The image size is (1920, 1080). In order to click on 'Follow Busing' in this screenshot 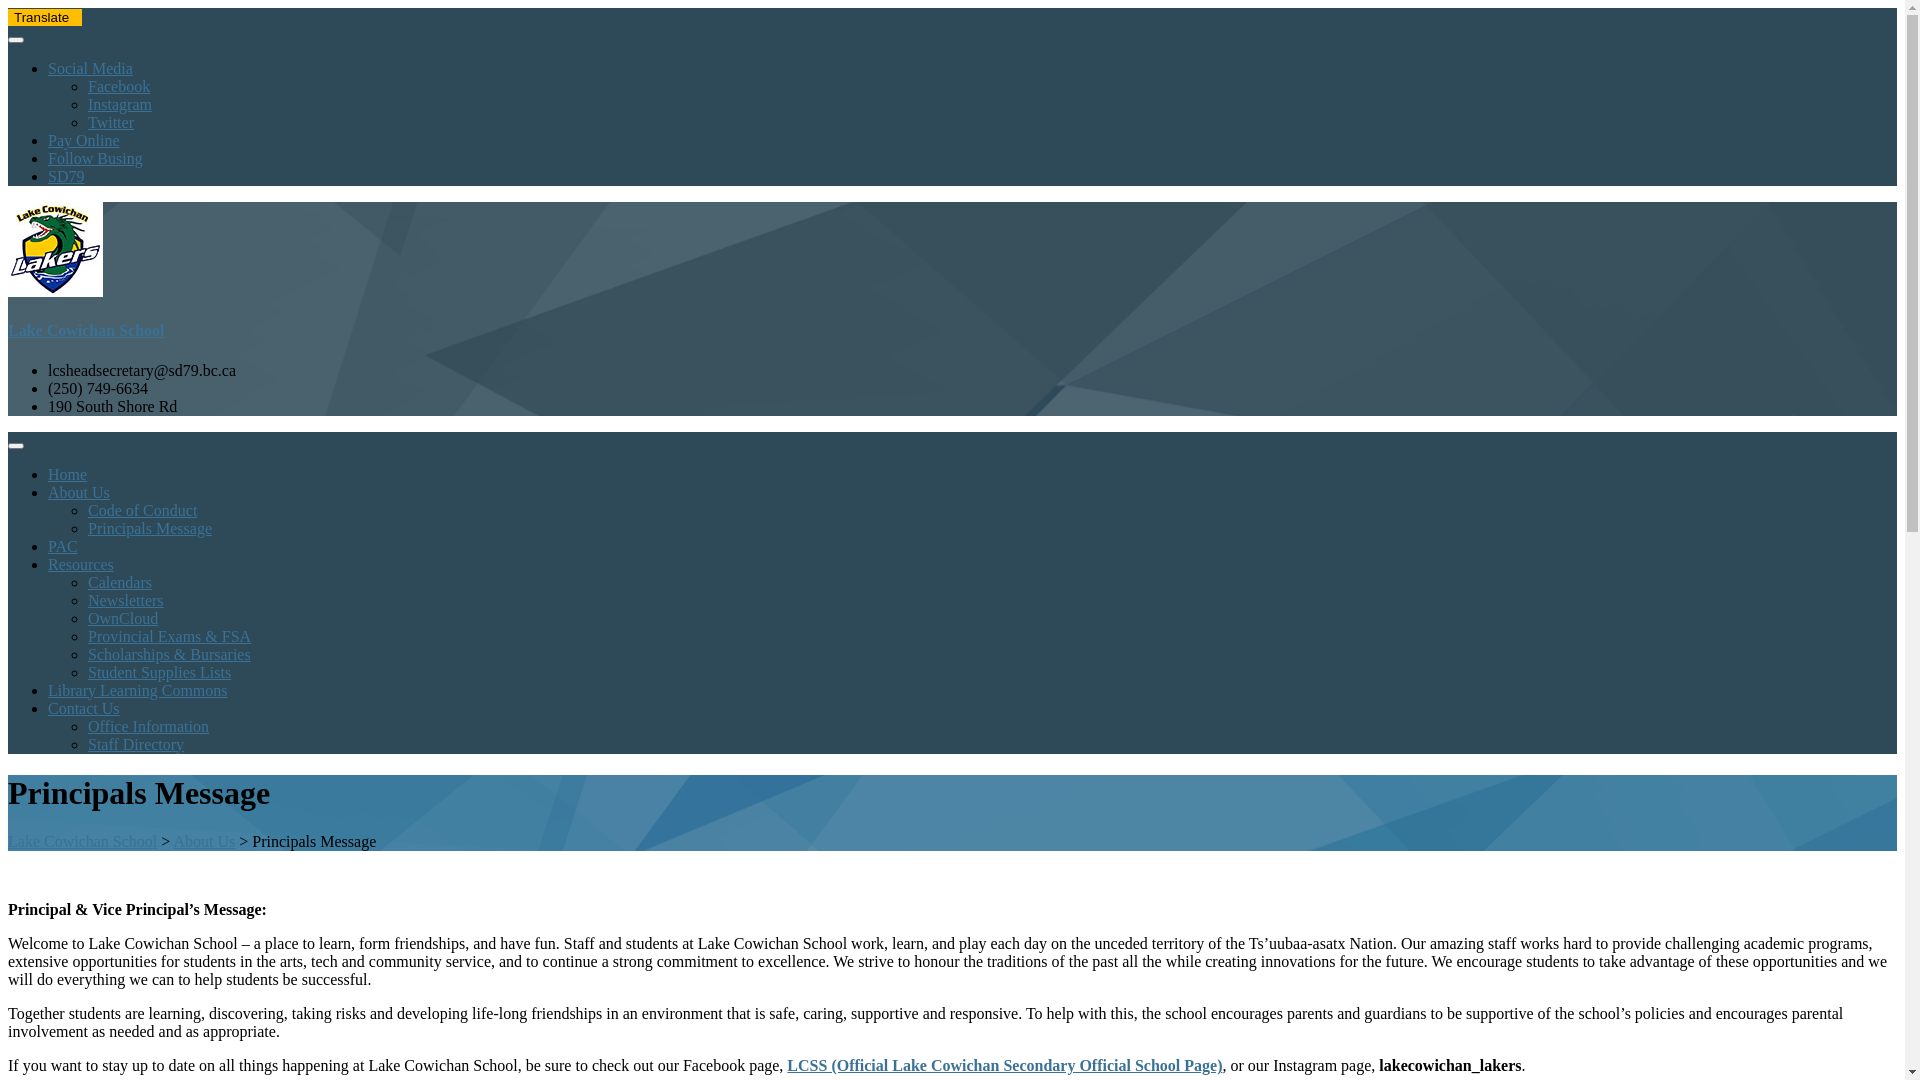, I will do `click(94, 157)`.